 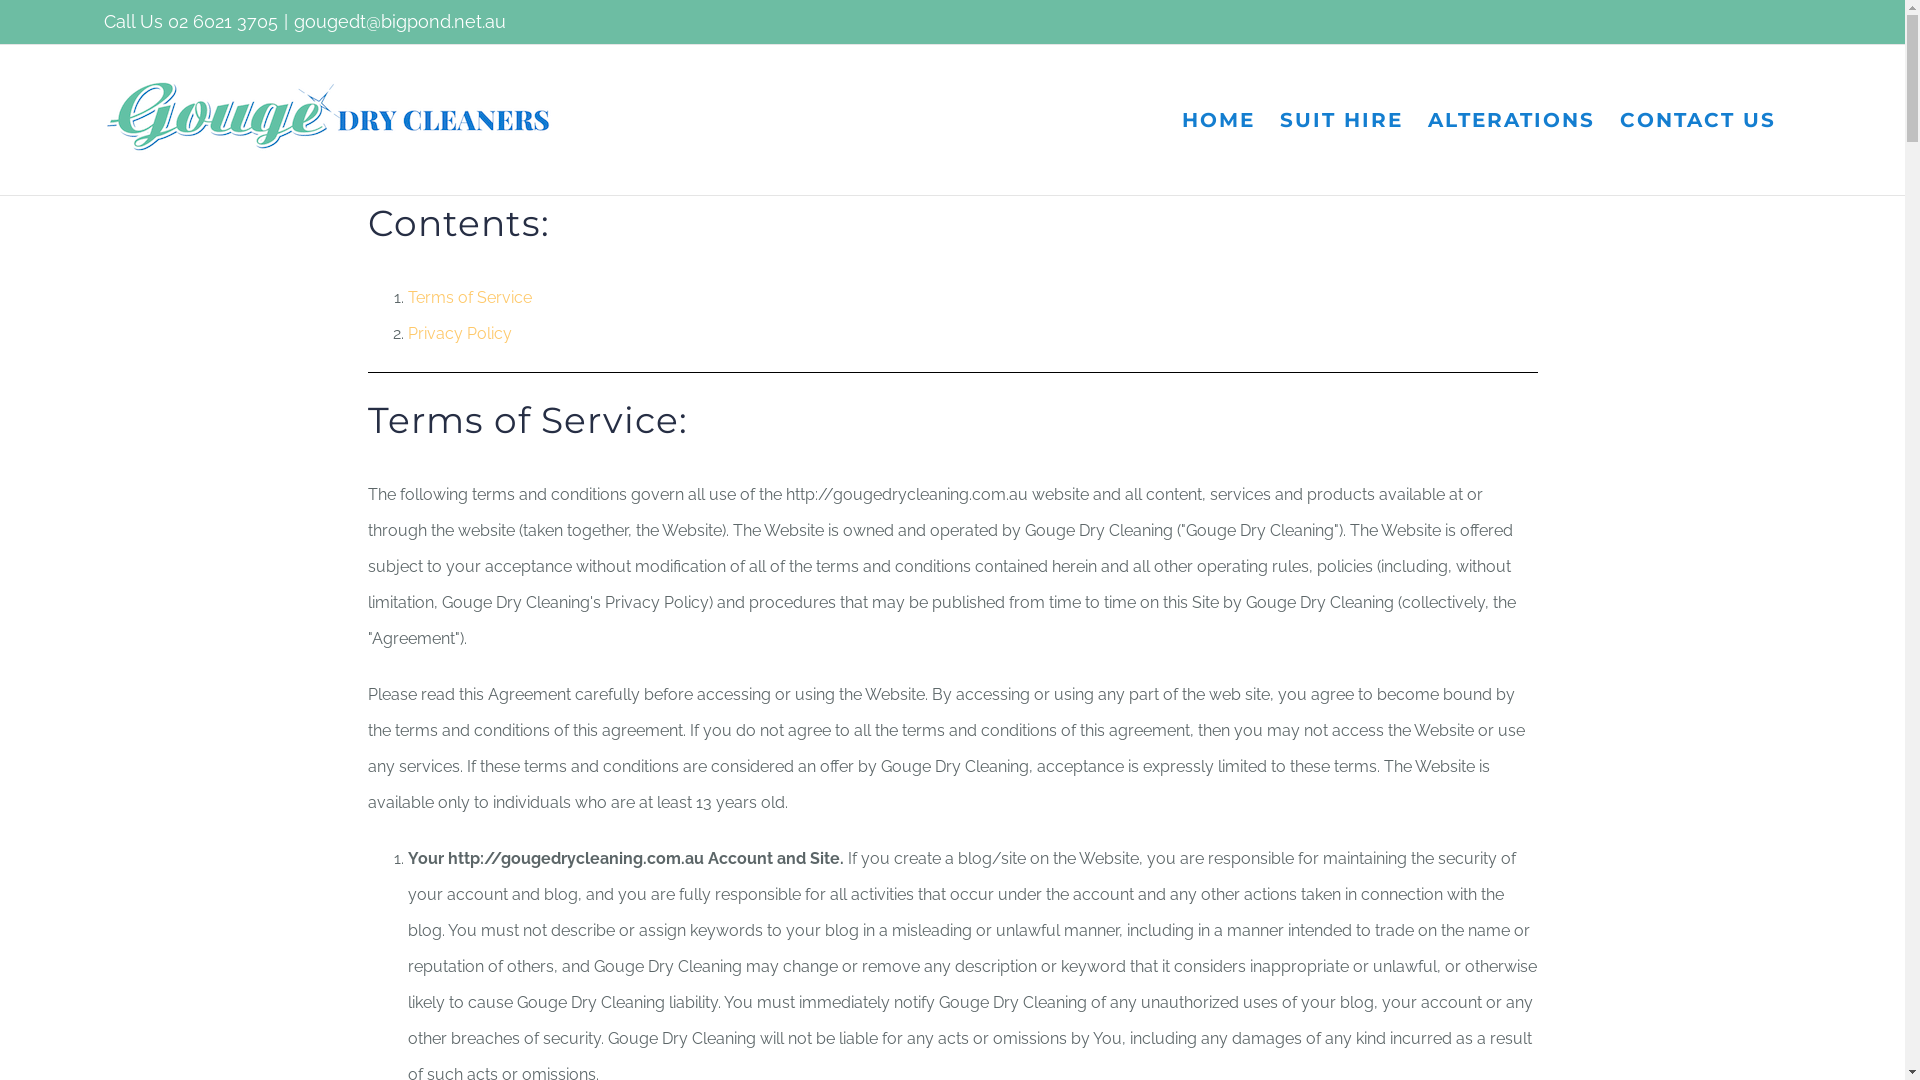 What do you see at coordinates (469, 297) in the screenshot?
I see `'Terms of Service'` at bounding box center [469, 297].